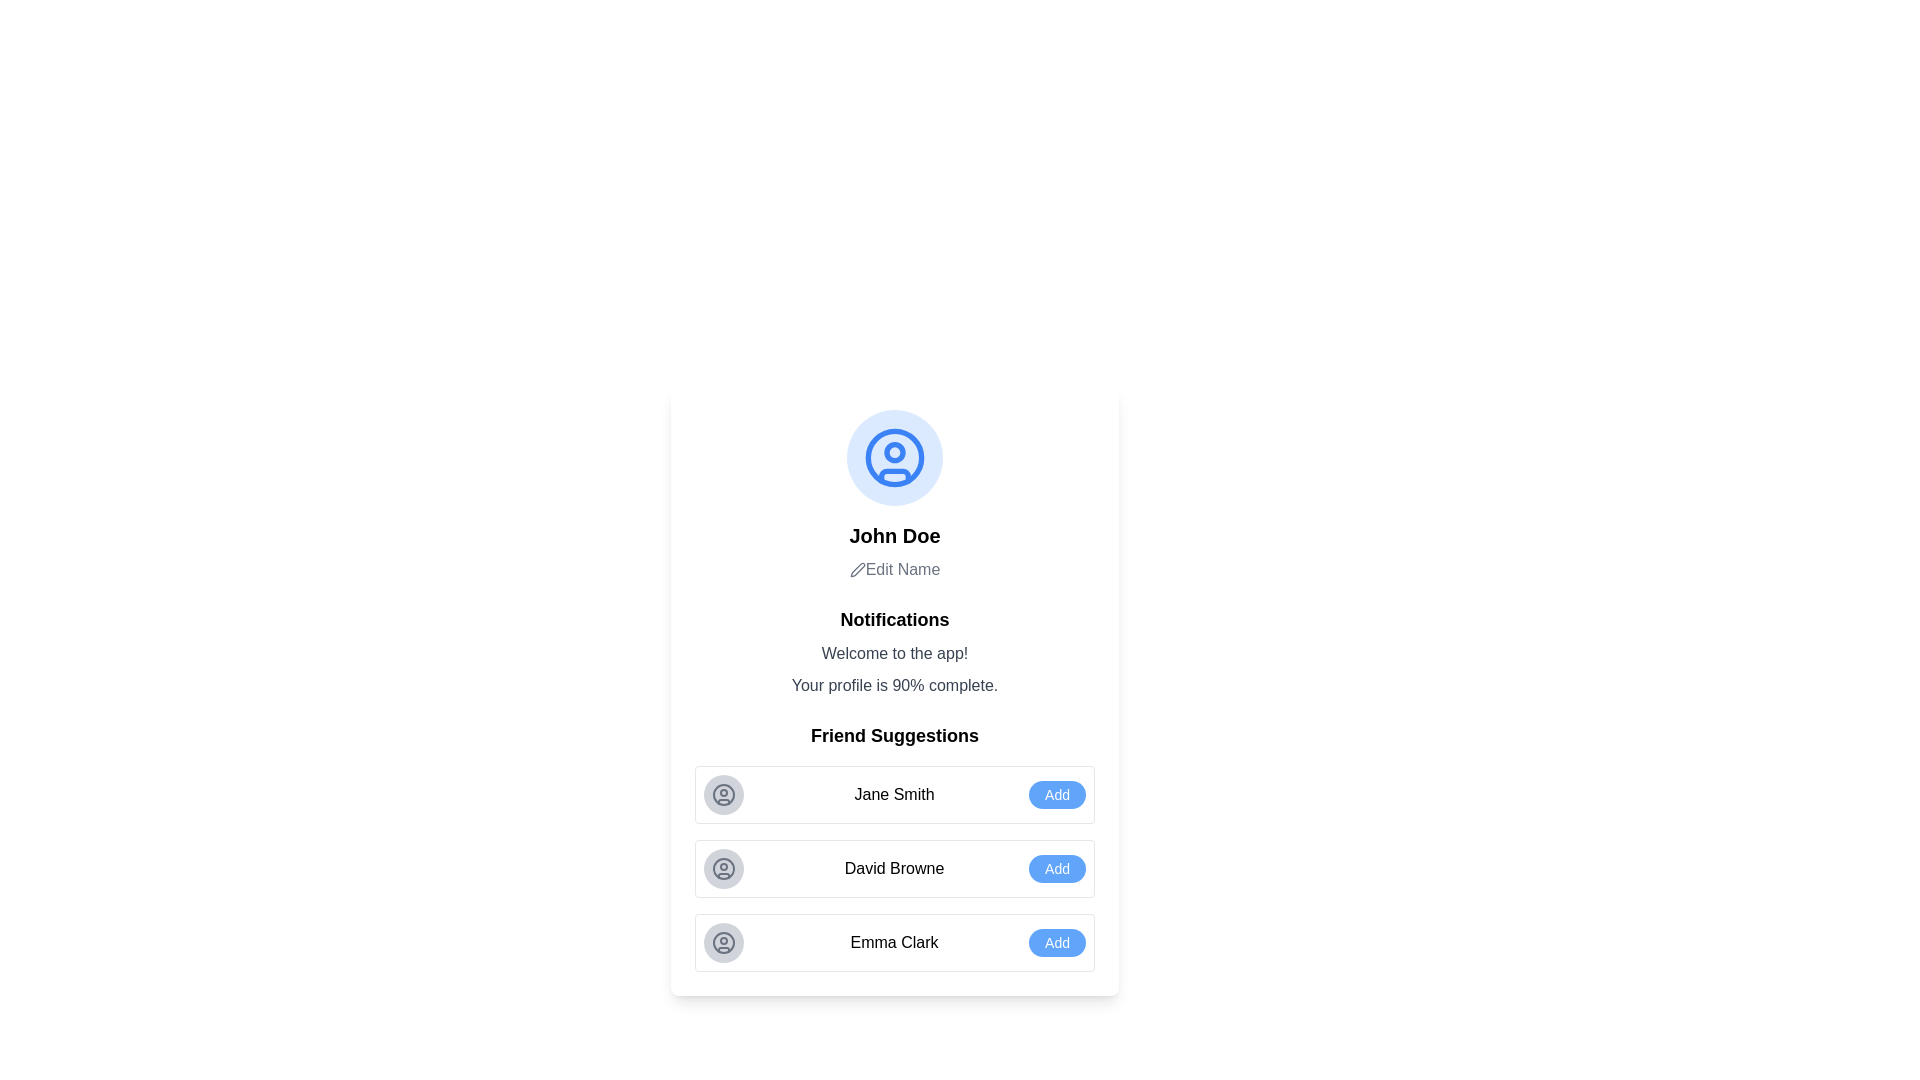 The image size is (1920, 1080). I want to click on the circular icon with a grey background and a user-profile outline symbol, which is located in the 'David Browne' suggestion row as the leftmost element, so click(723, 867).